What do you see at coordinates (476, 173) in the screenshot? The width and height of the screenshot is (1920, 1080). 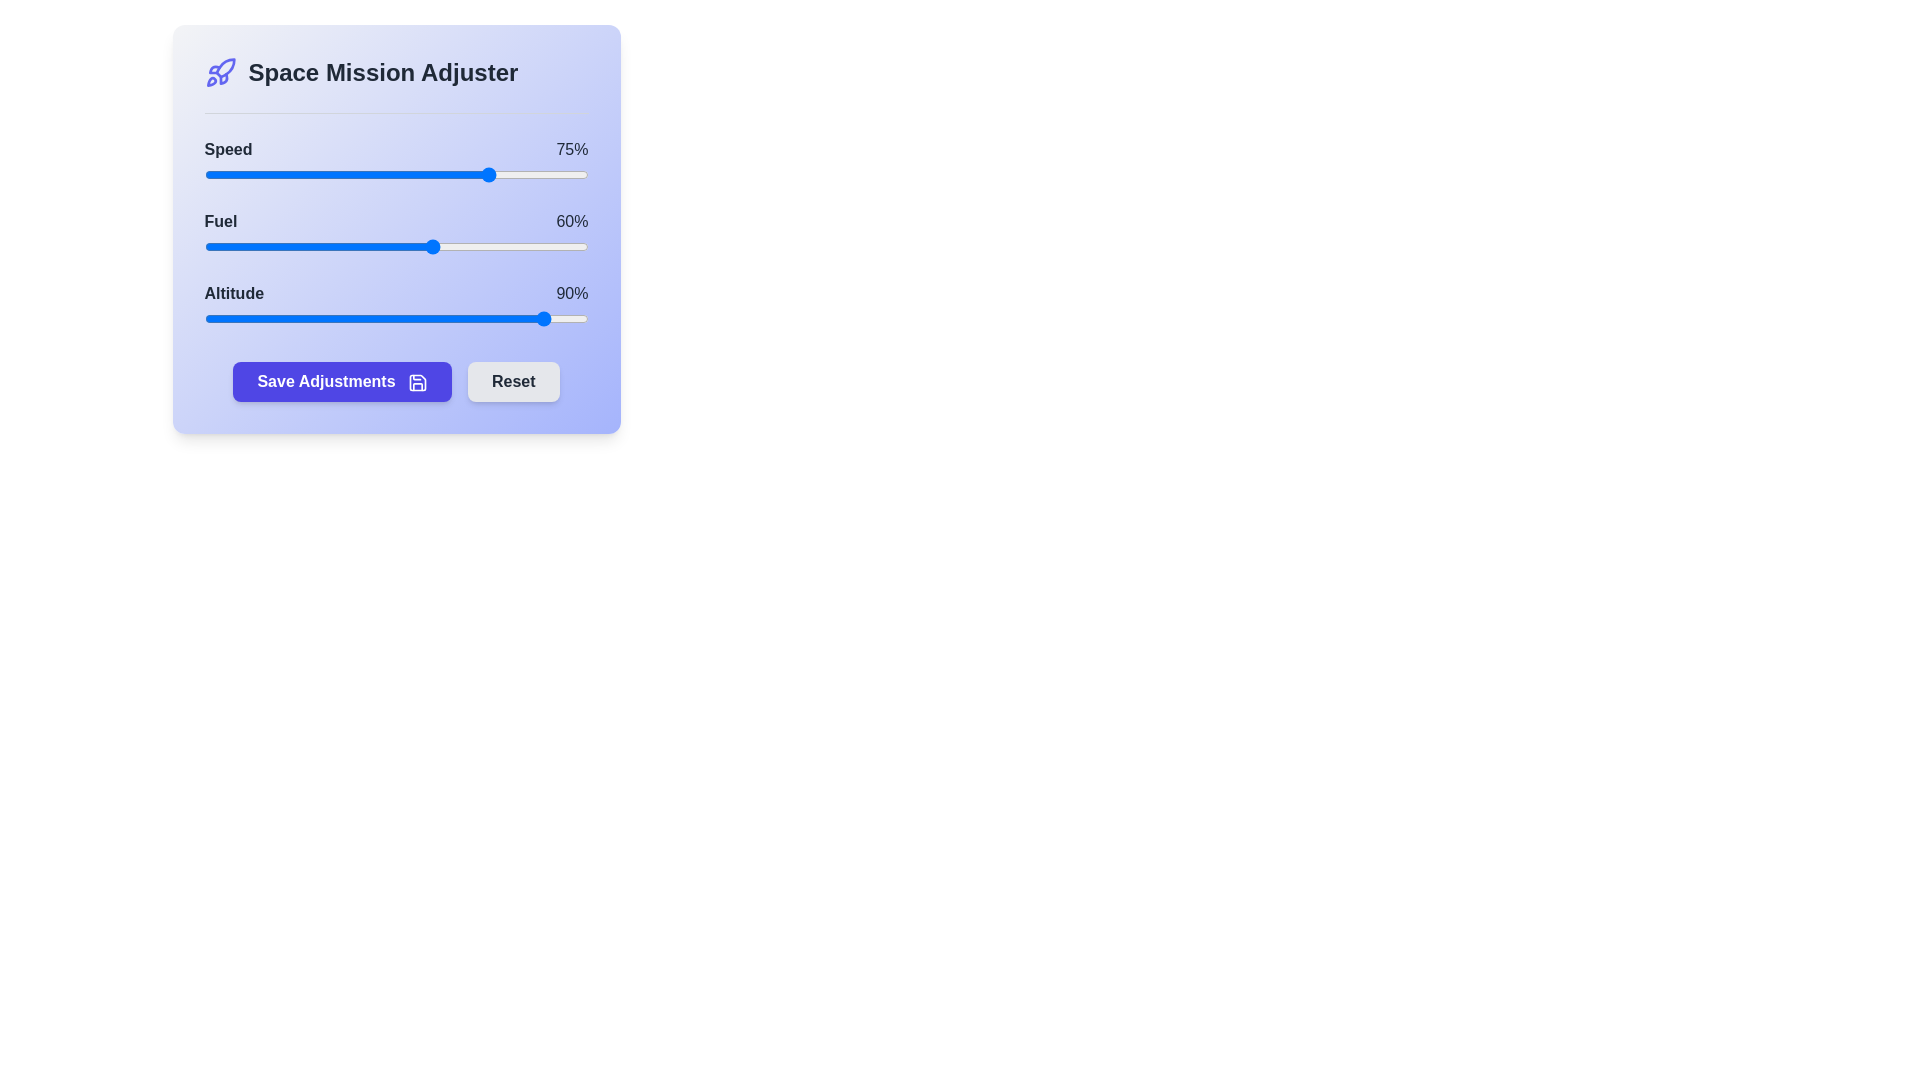 I see `the 0 slider to 71%` at bounding box center [476, 173].